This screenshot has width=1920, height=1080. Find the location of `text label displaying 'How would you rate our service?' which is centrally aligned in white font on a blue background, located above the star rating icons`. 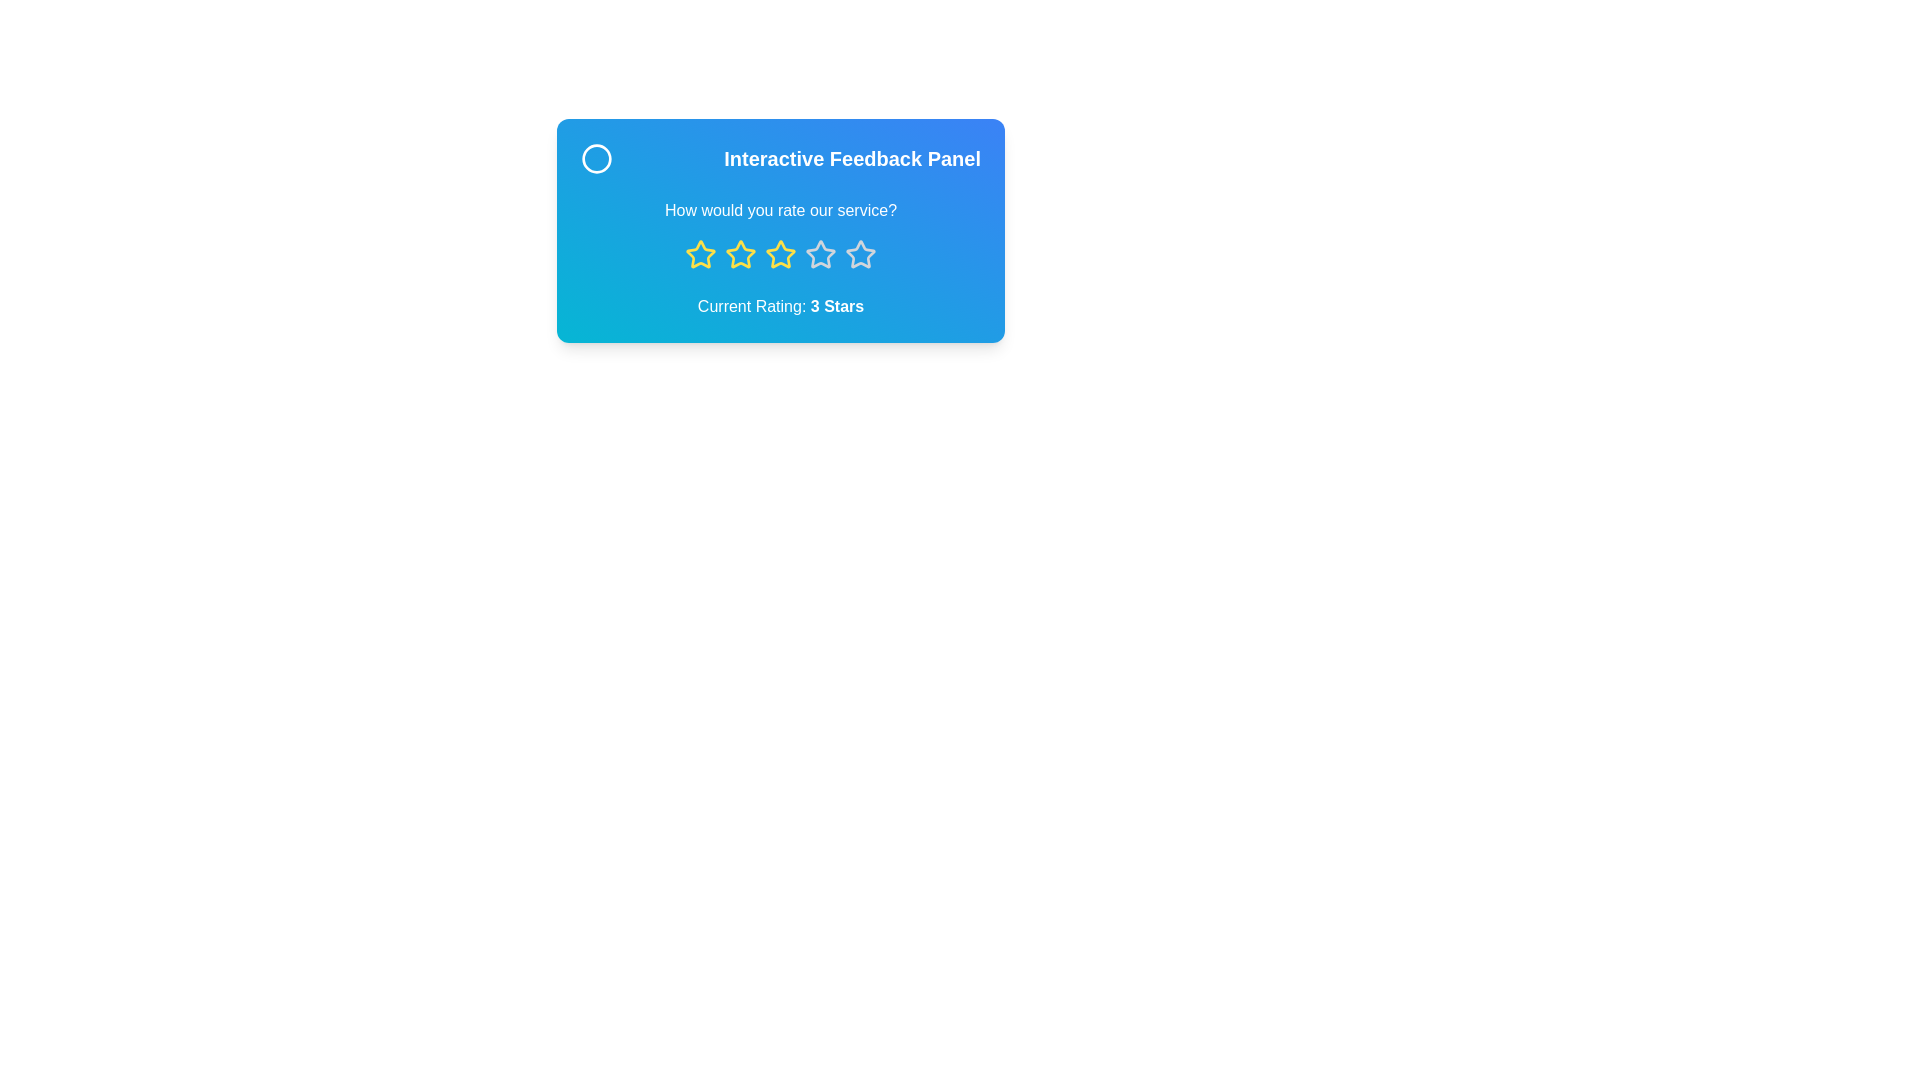

text label displaying 'How would you rate our service?' which is centrally aligned in white font on a blue background, located above the star rating icons is located at coordinates (780, 211).